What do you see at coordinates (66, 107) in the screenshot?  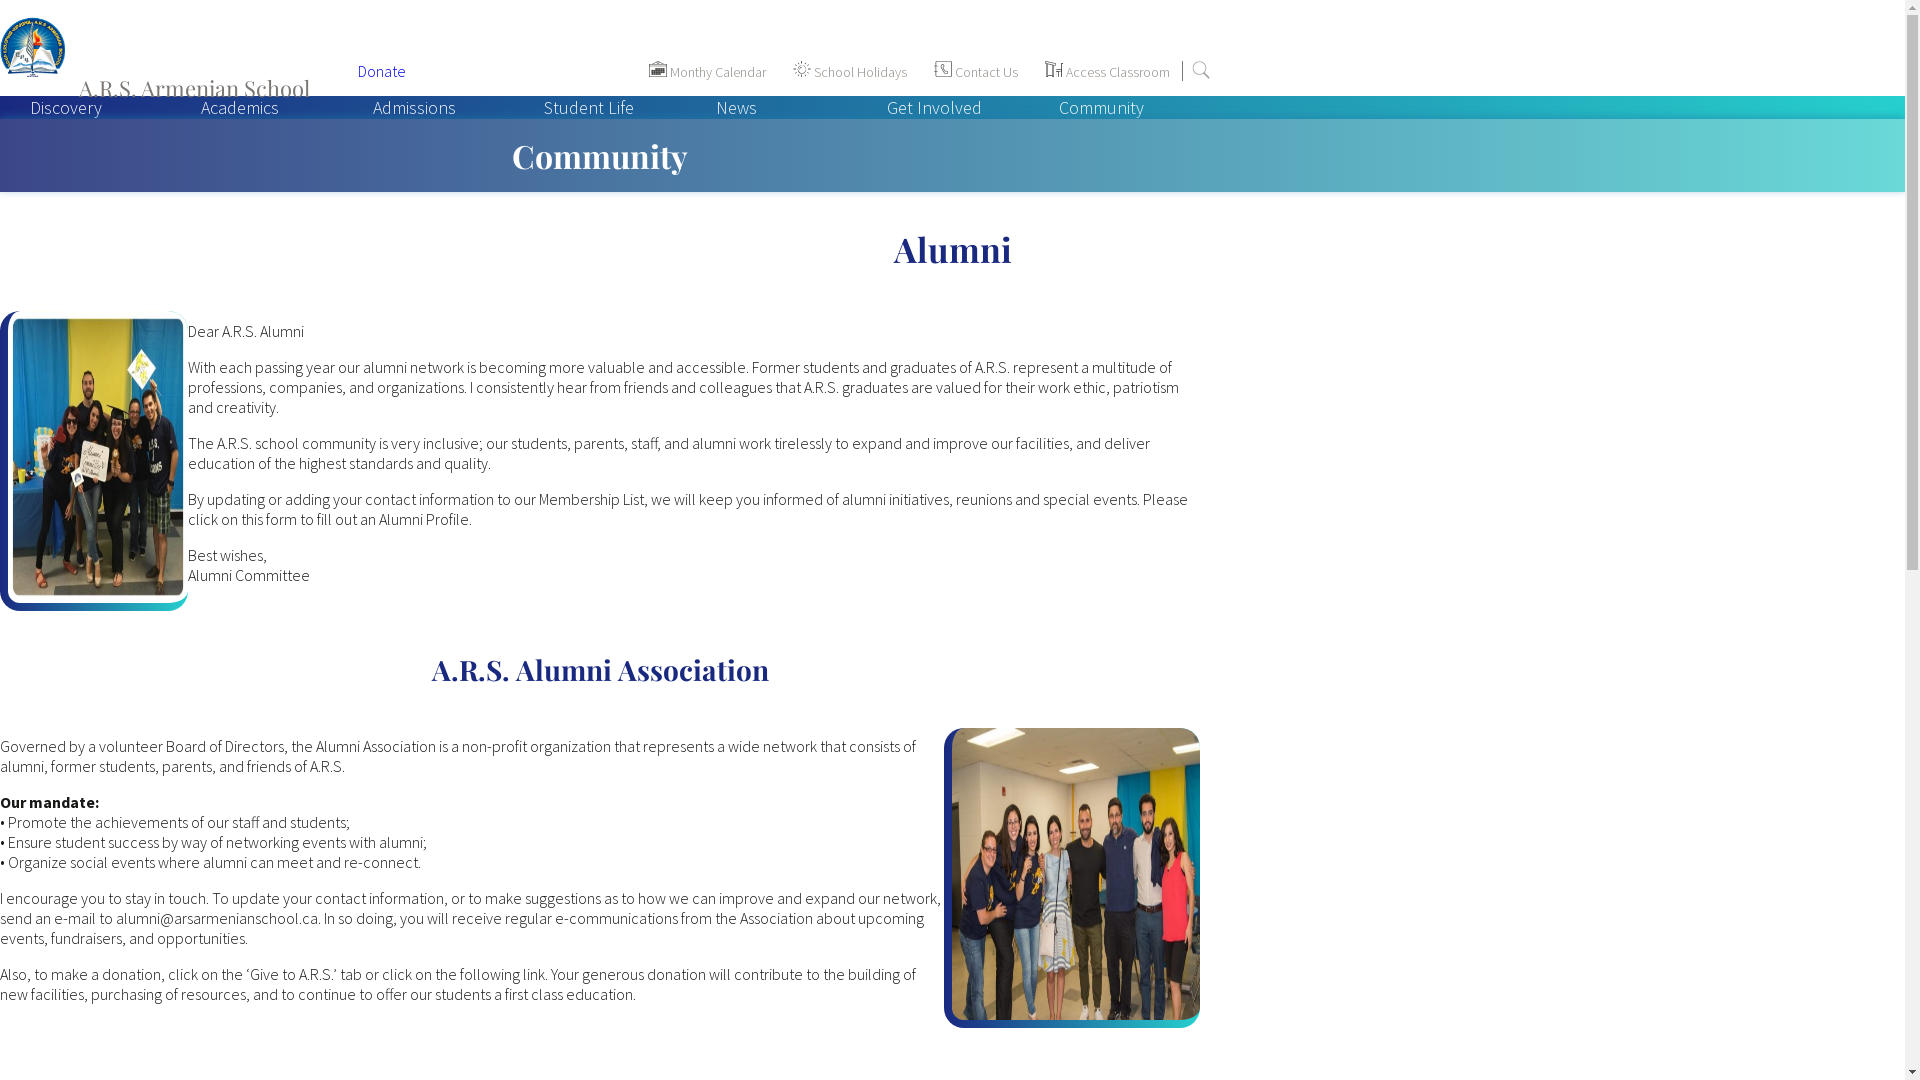 I see `'Discovery'` at bounding box center [66, 107].